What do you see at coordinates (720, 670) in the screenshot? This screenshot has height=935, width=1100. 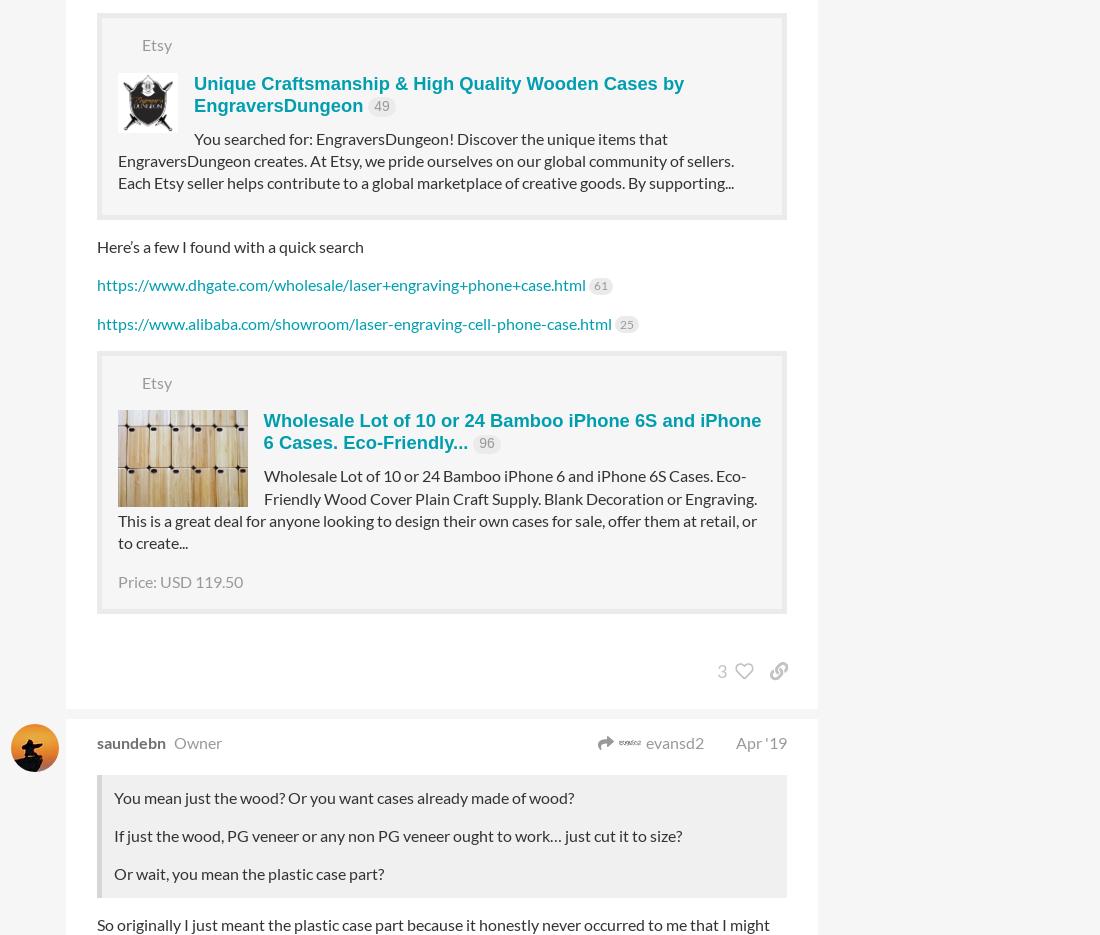 I see `'3'` at bounding box center [720, 670].